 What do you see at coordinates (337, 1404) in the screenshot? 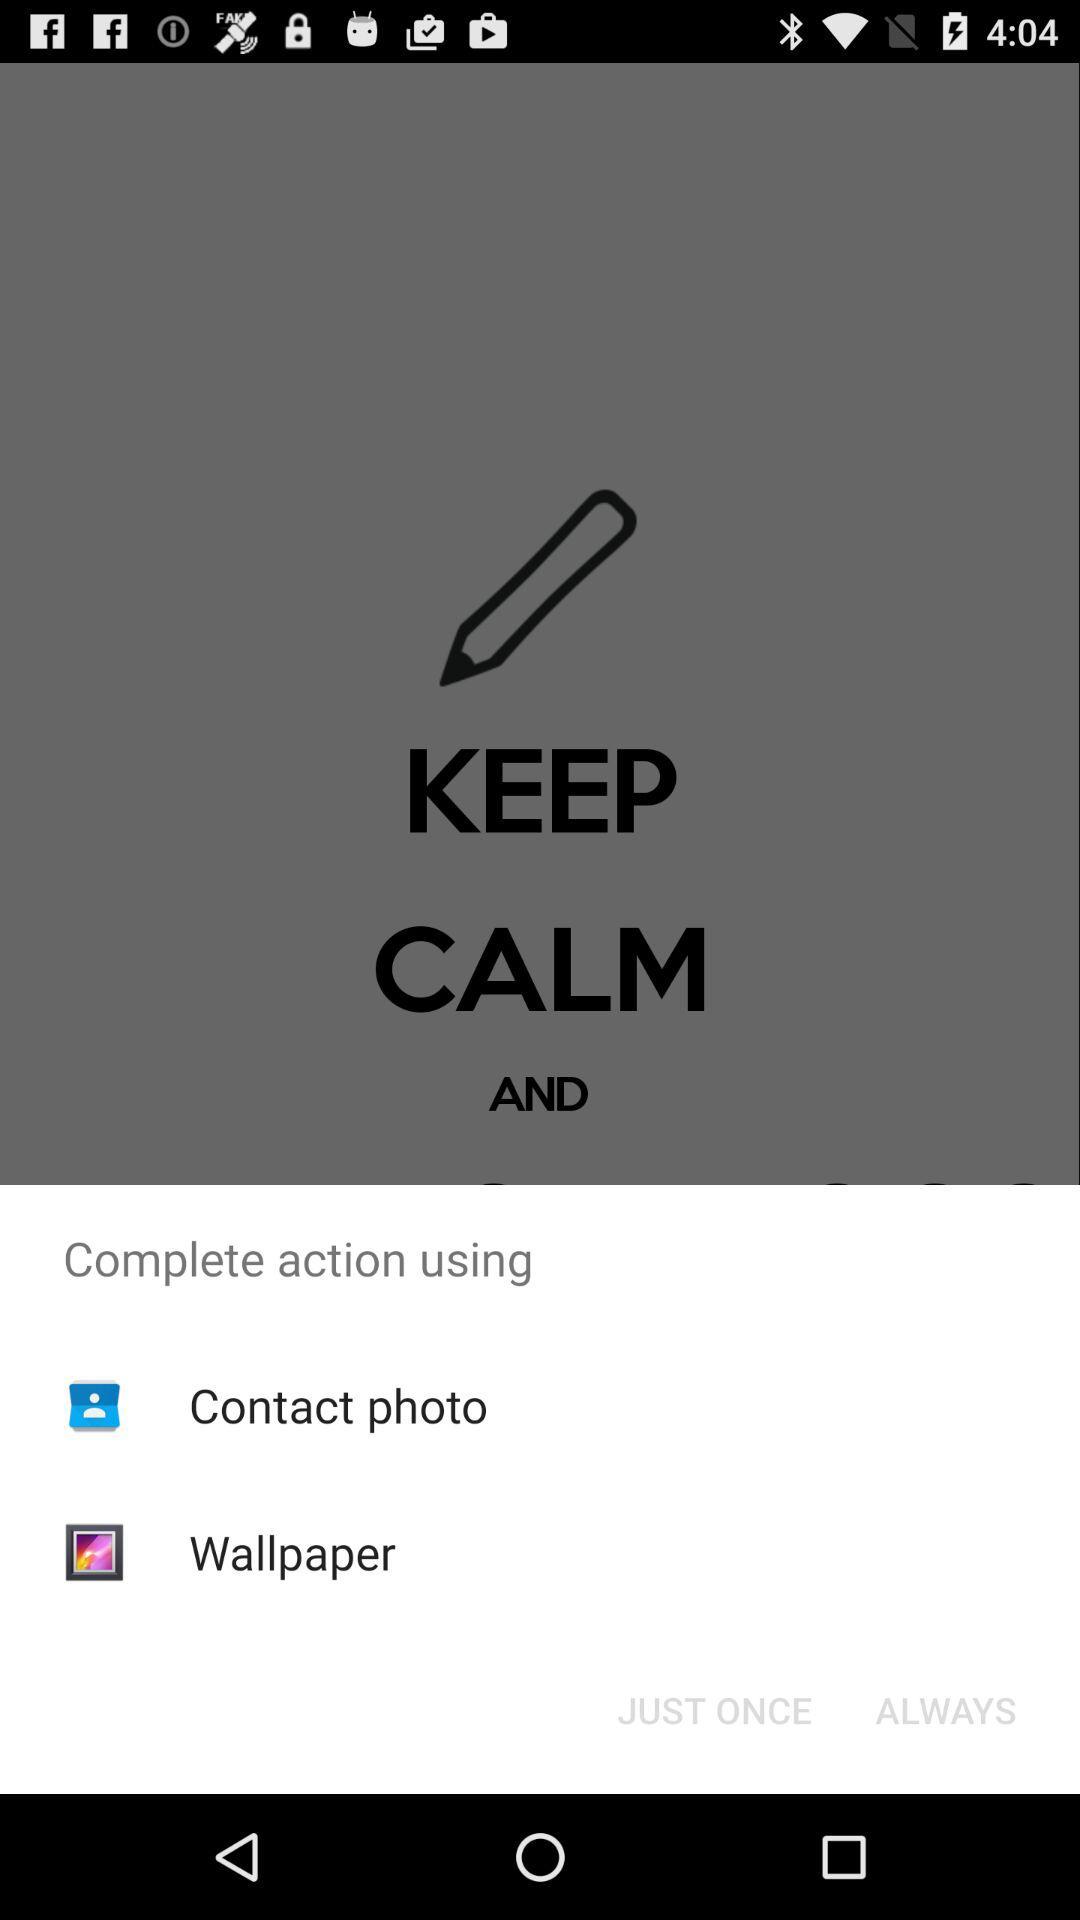
I see `contact photo item` at bounding box center [337, 1404].